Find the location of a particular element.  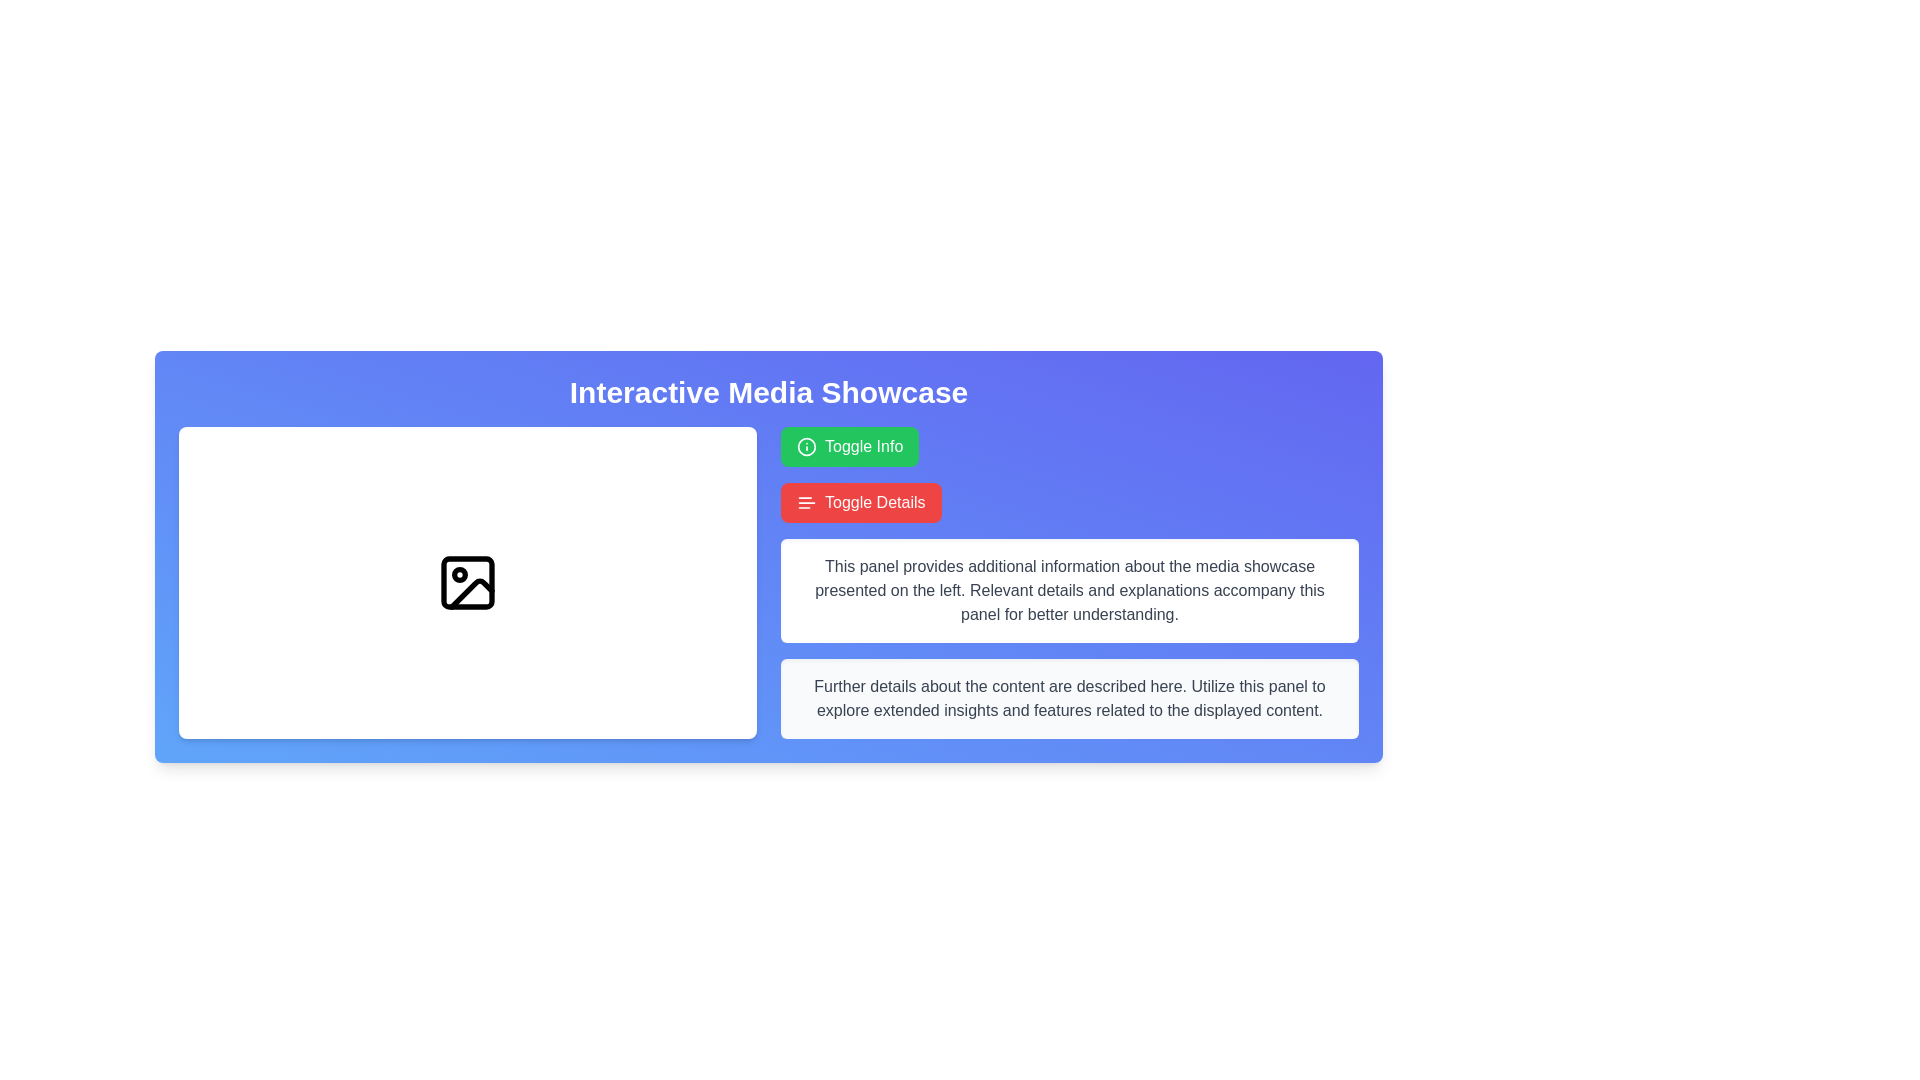

information provided in the text block located near the center-right portion of the interface is located at coordinates (1069, 589).